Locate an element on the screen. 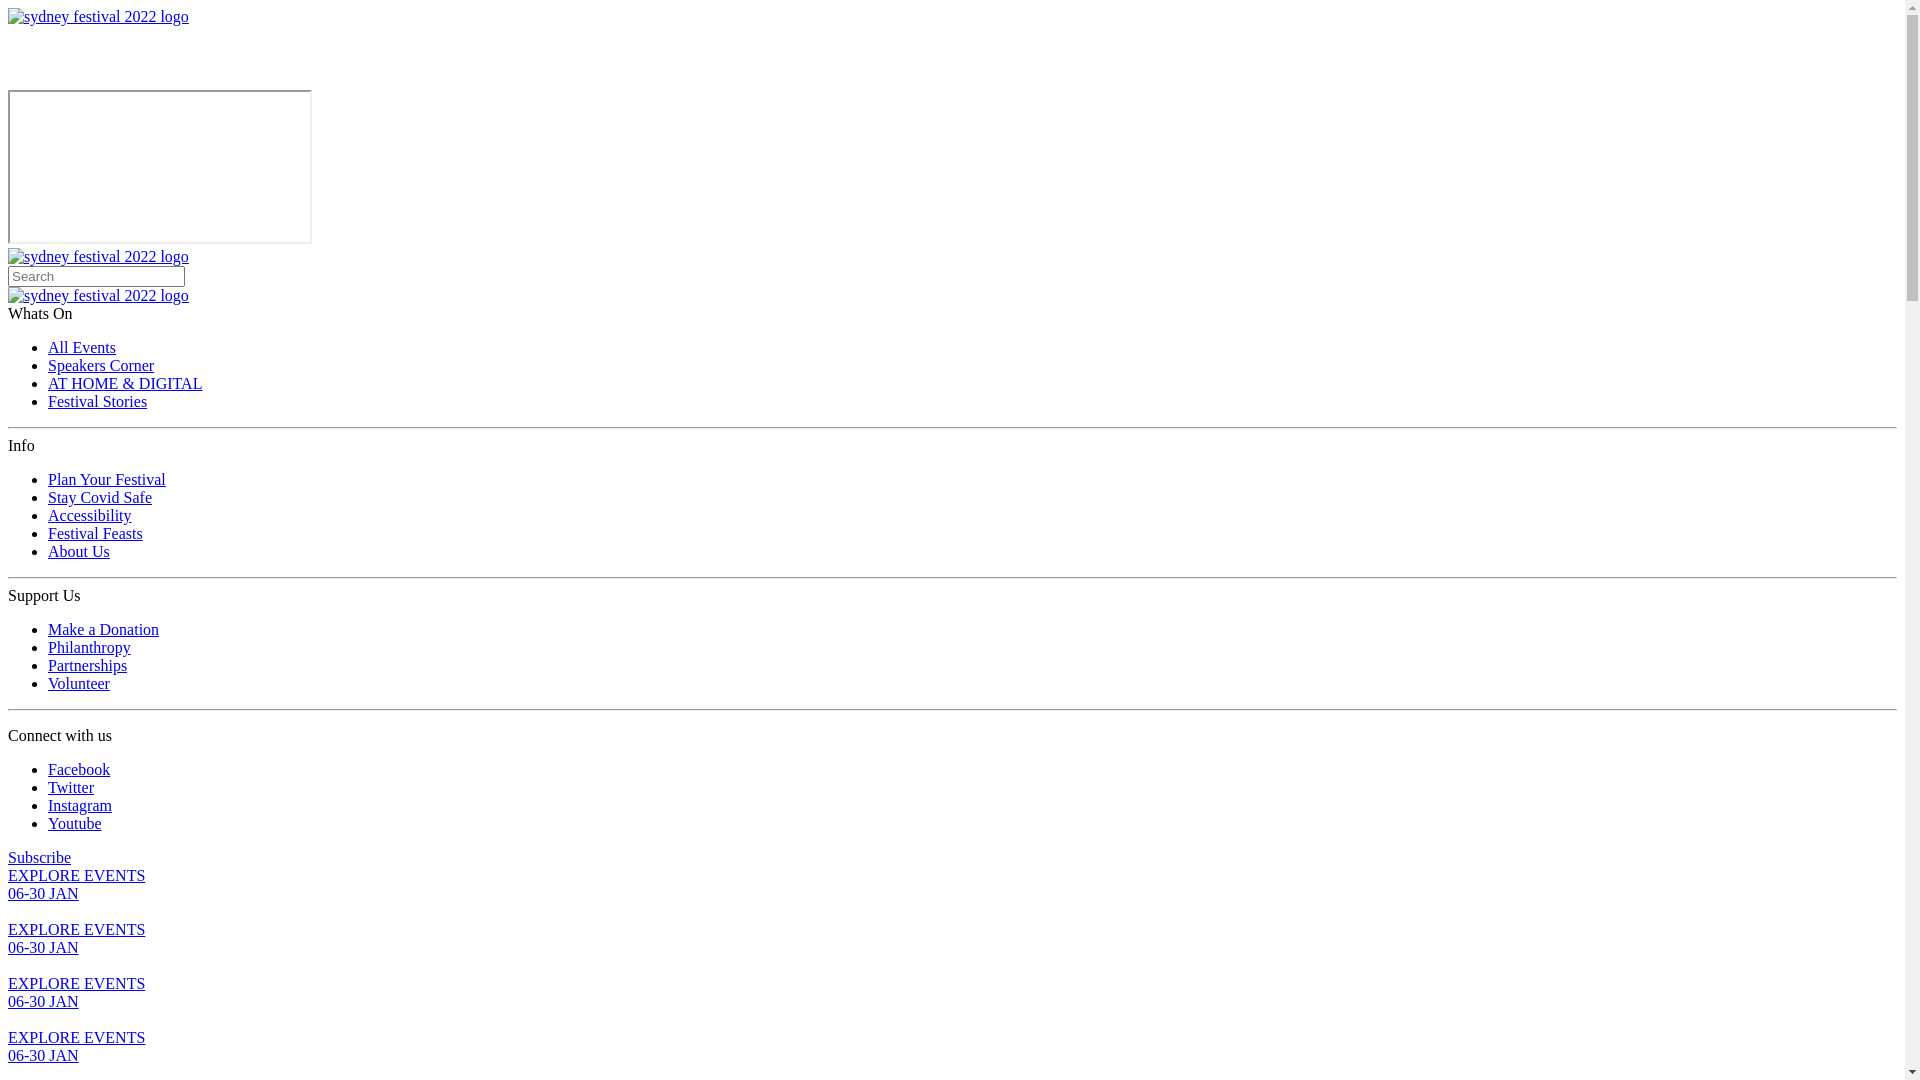 Image resolution: width=1920 pixels, height=1080 pixels. 'Festival Feasts' is located at coordinates (94, 532).